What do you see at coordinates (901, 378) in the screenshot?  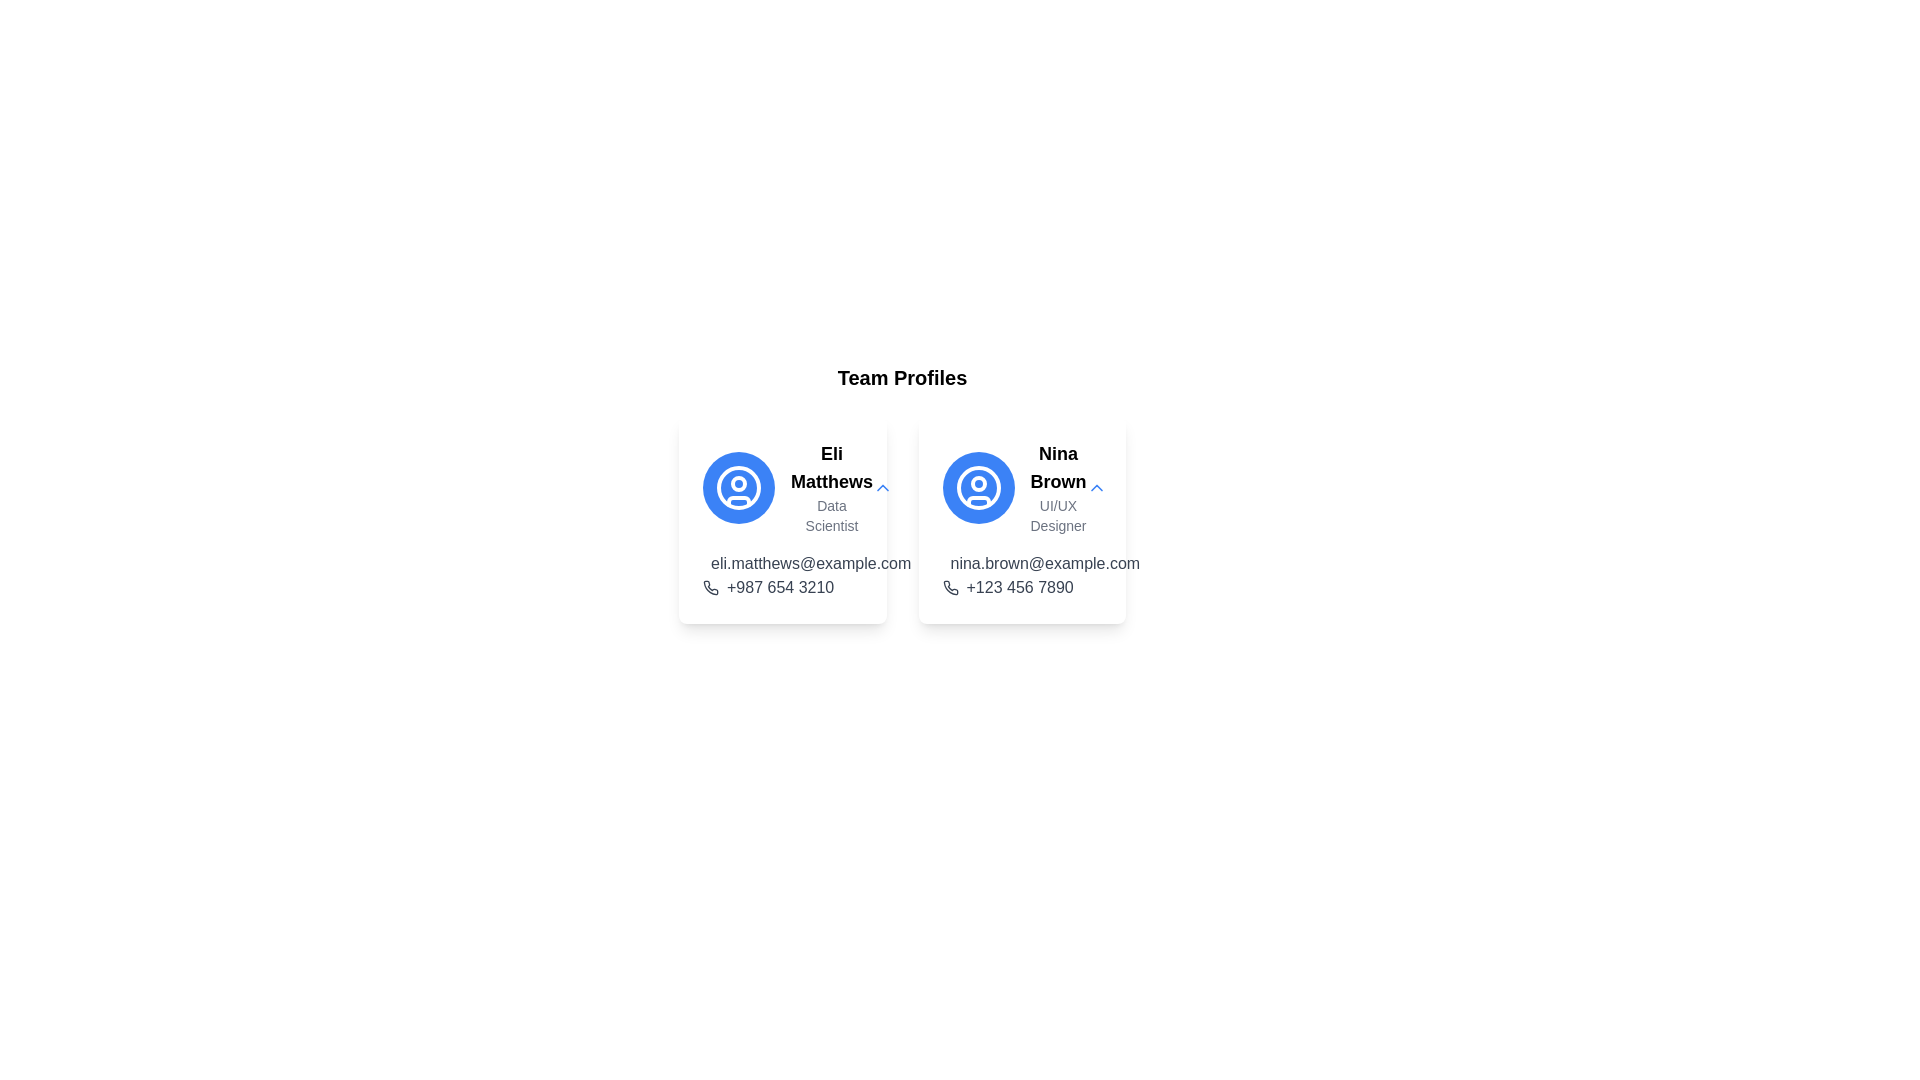 I see `text content of the Text Heading that serves as a title above two profile cards` at bounding box center [901, 378].